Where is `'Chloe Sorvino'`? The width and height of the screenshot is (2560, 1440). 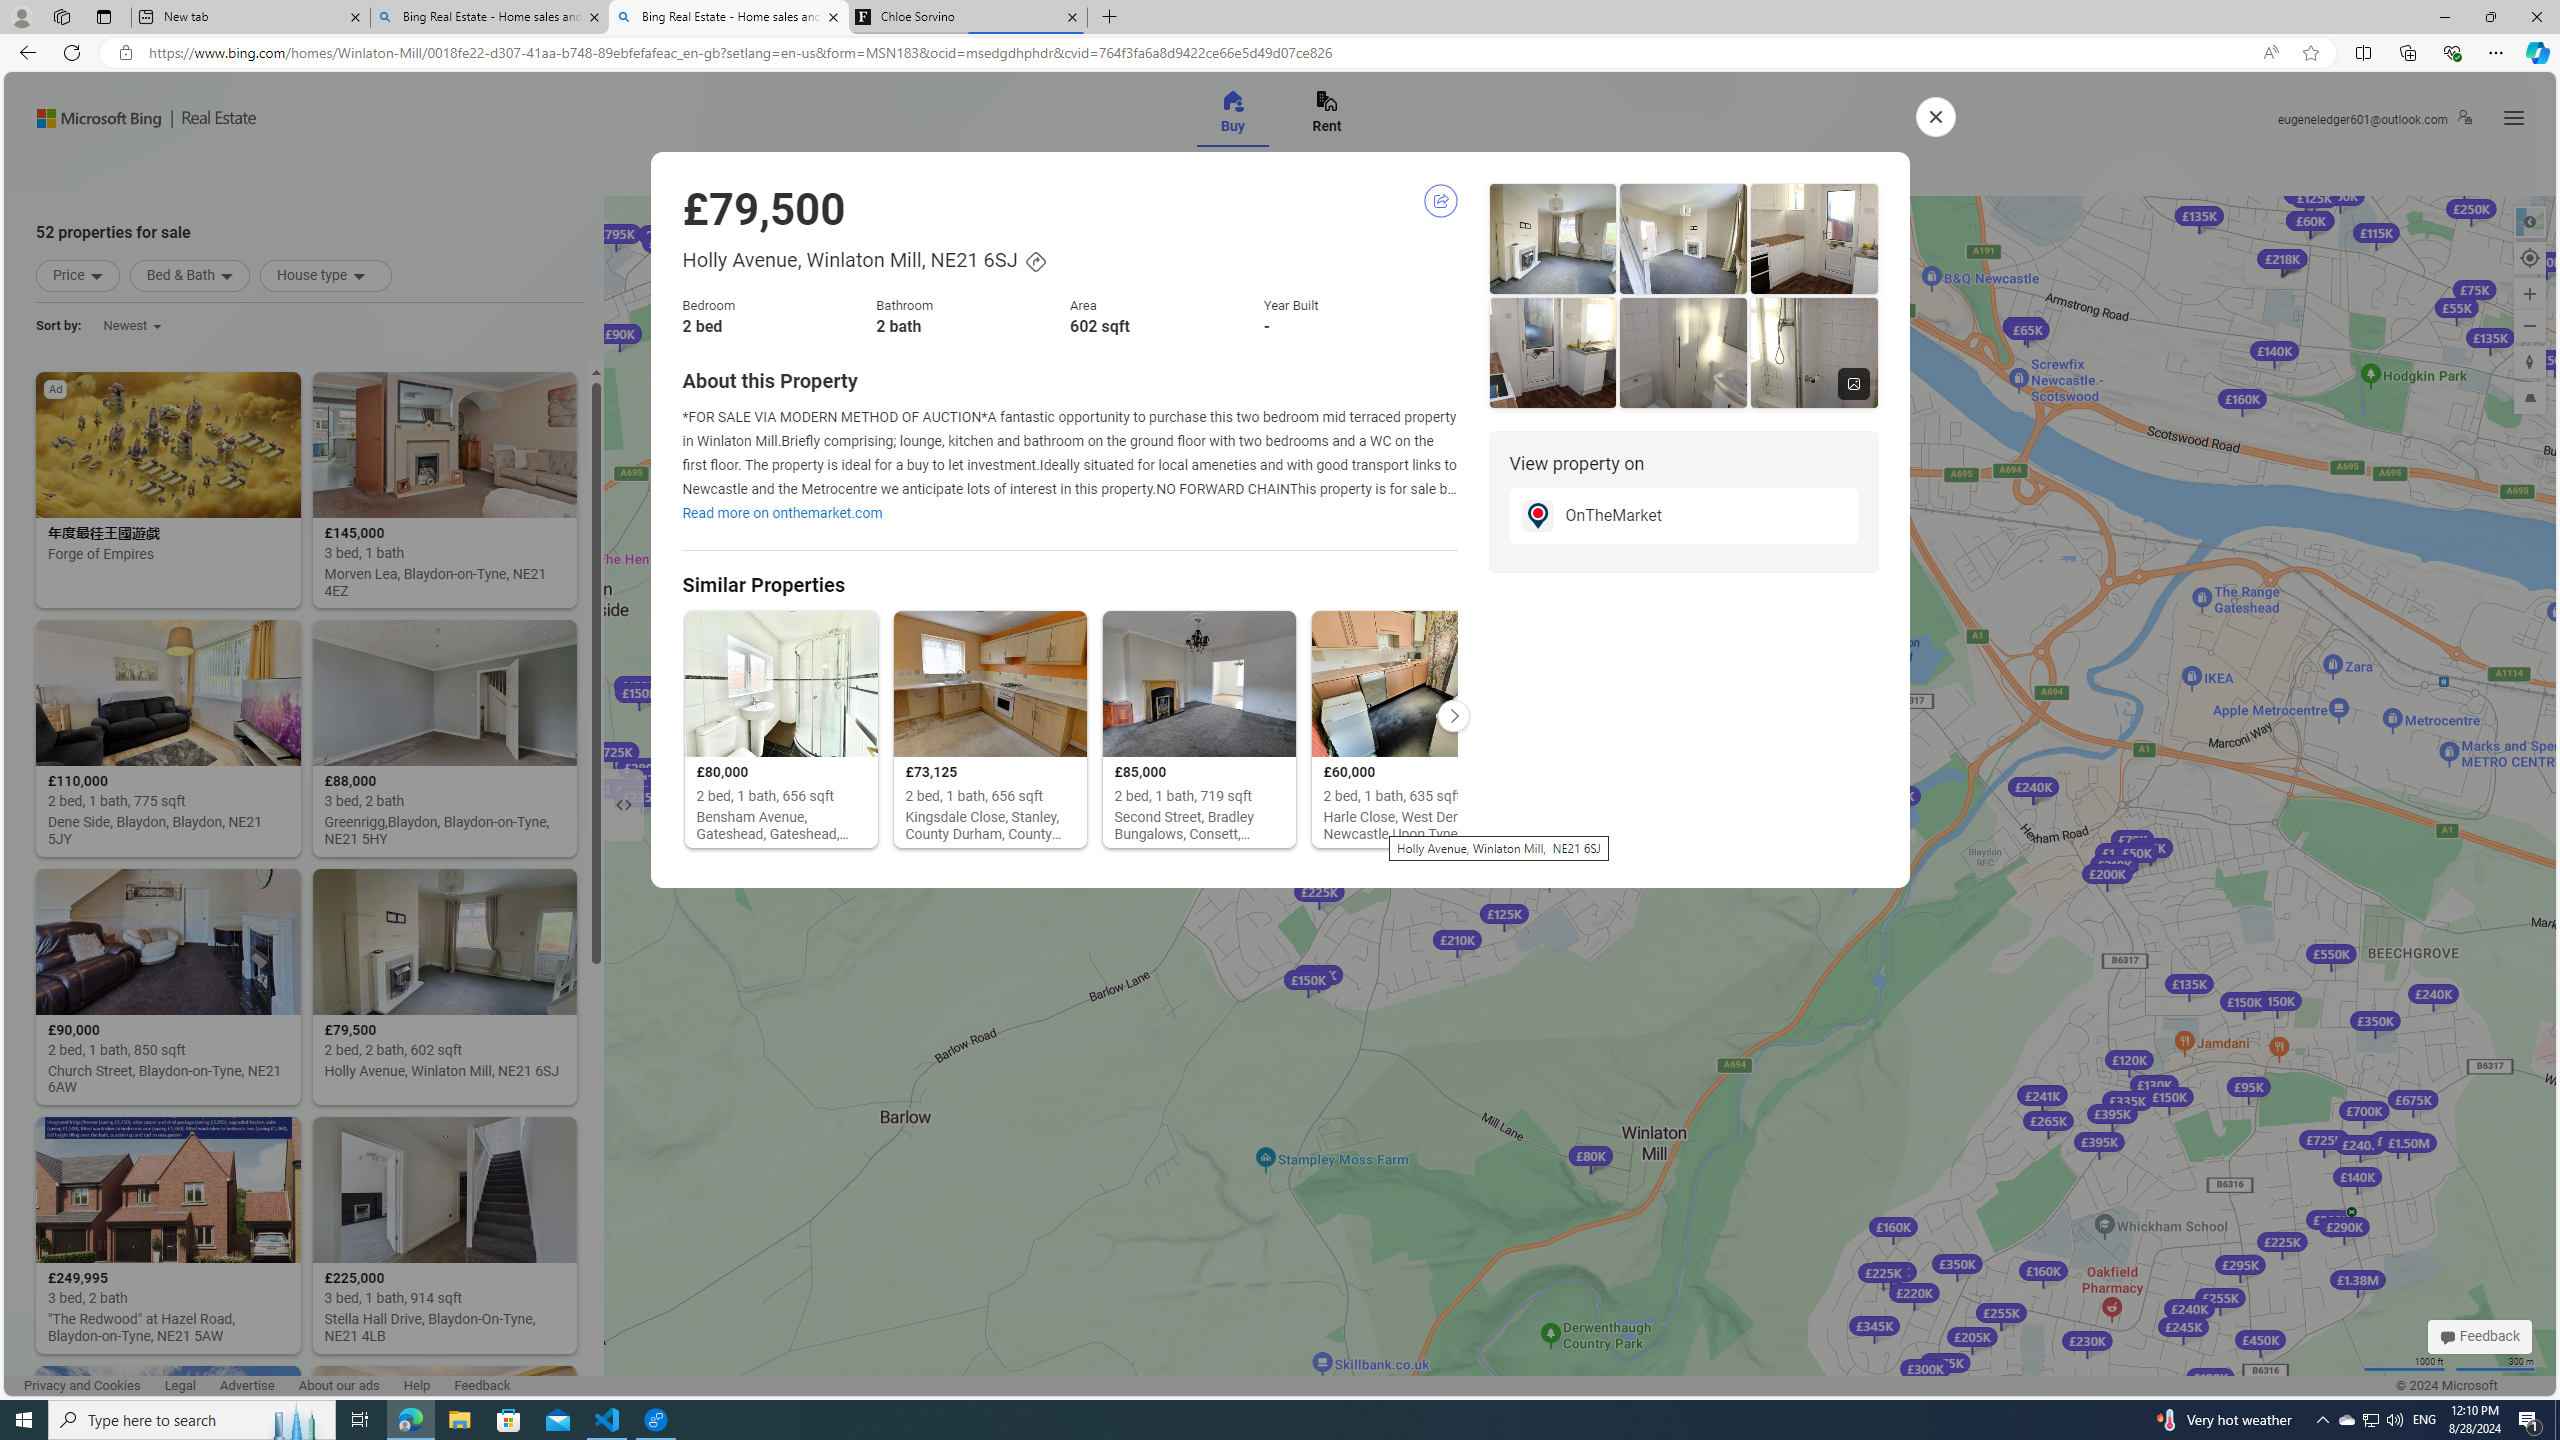 'Chloe Sorvino' is located at coordinates (966, 16).